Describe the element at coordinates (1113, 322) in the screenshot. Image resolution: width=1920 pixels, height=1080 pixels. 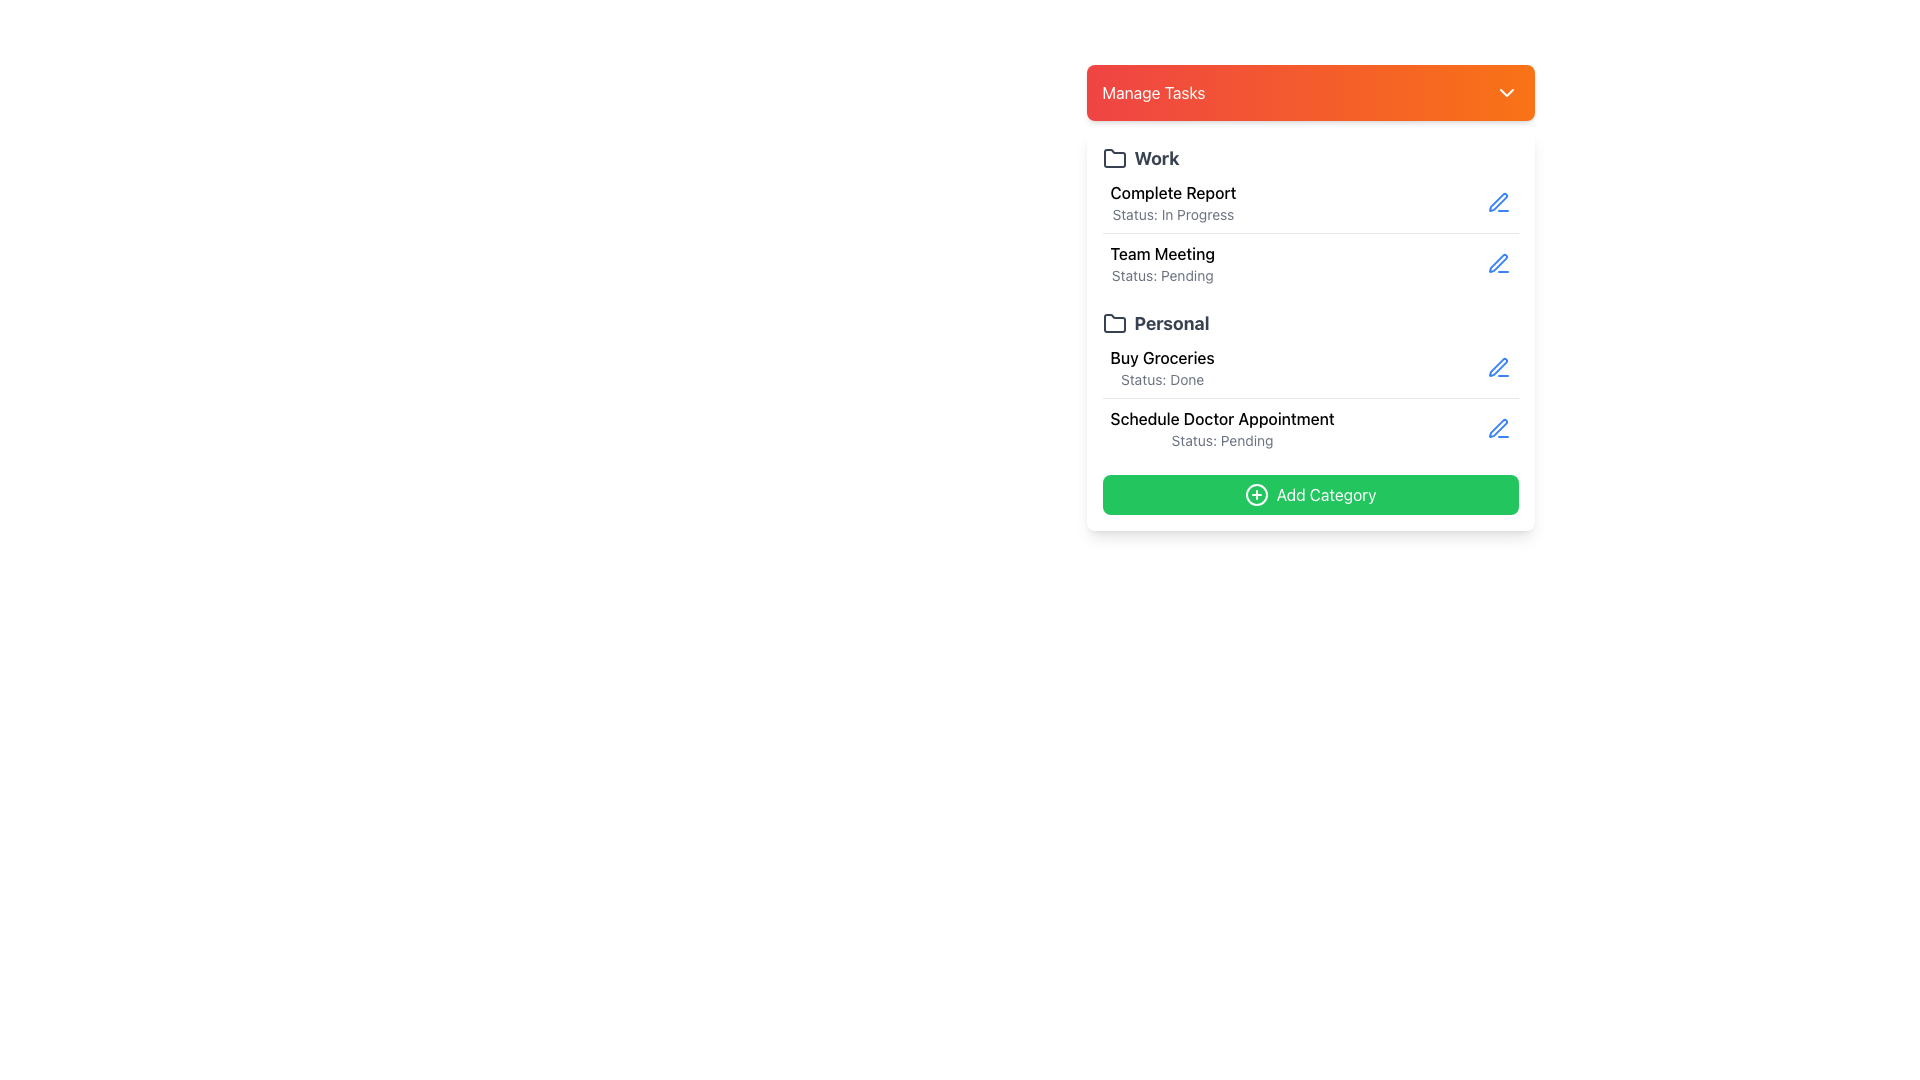
I see `the folder icon with a rectangular body and a tab on its top-left corner, located to the left of the 'Personal' text label in the 'Manage Tasks' interface` at that location.